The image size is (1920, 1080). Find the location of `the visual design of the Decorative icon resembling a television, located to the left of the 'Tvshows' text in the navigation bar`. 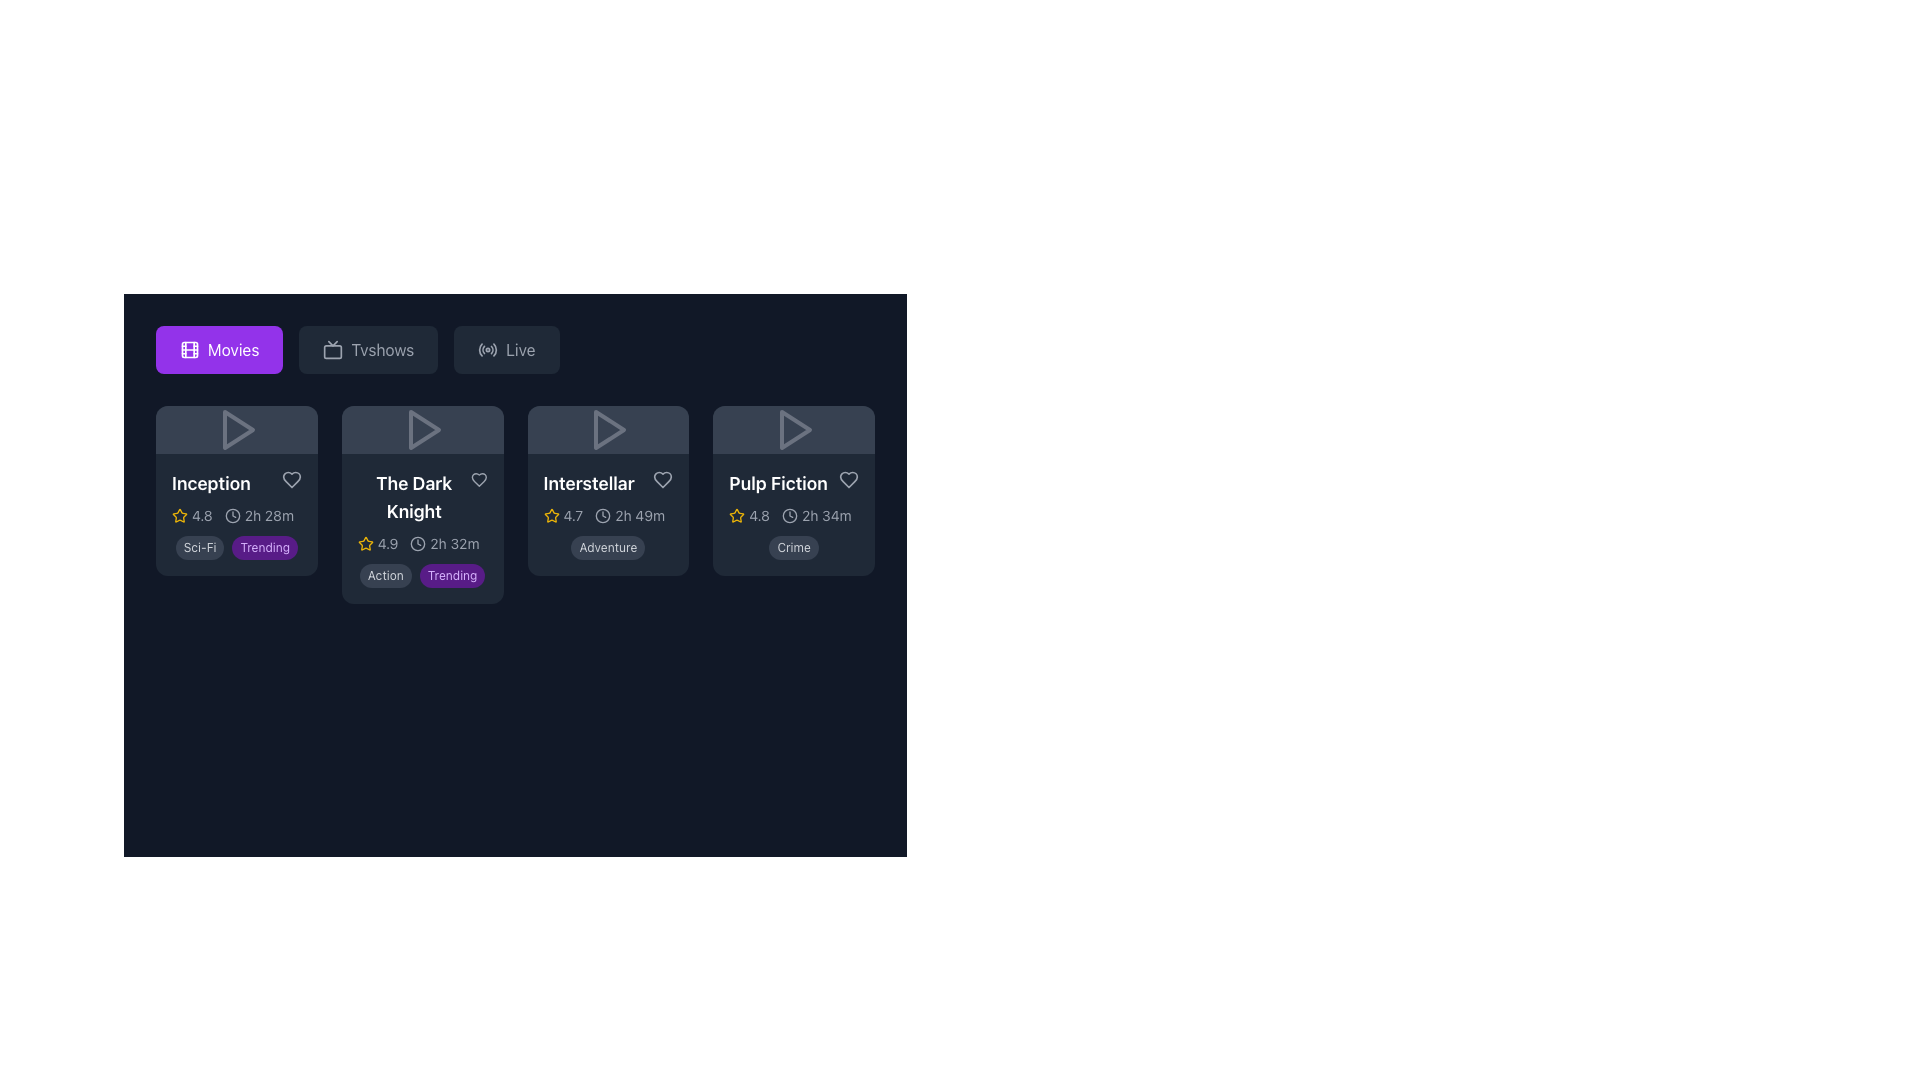

the visual design of the Decorative icon resembling a television, located to the left of the 'Tvshows' text in the navigation bar is located at coordinates (333, 349).